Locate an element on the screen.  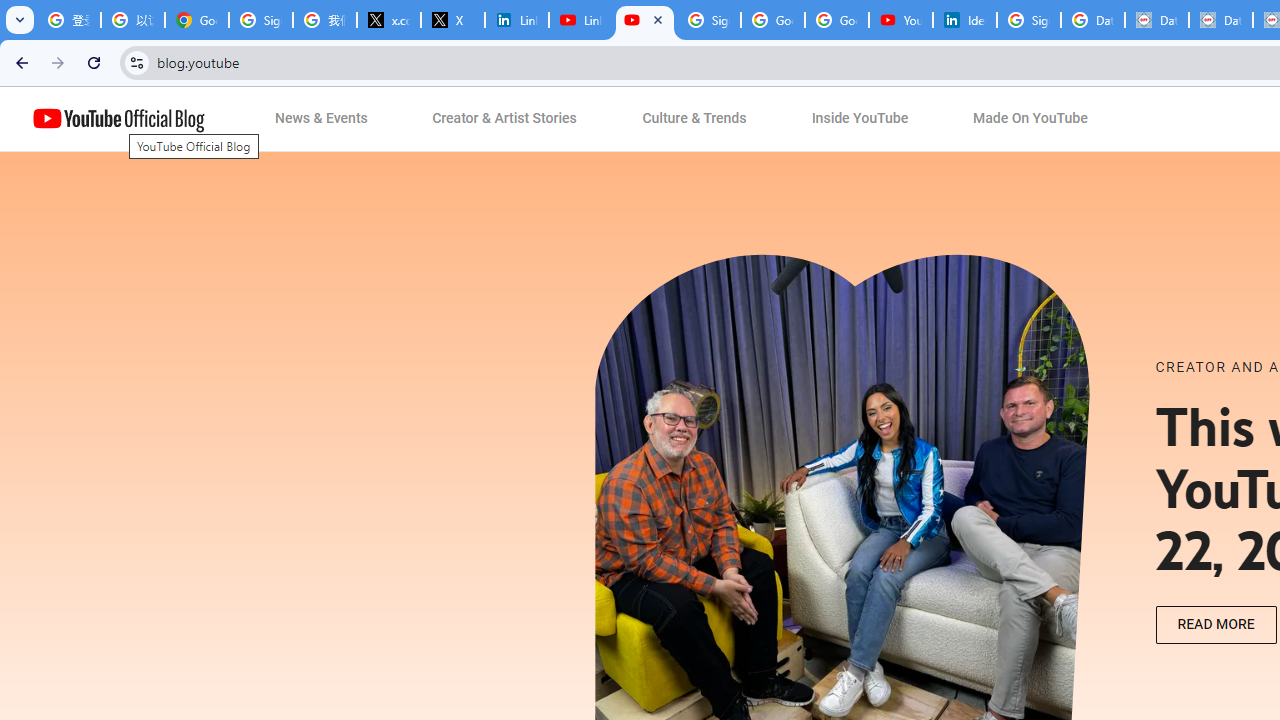
'YouTube Official Blog logo' is located at coordinates (118, 119).